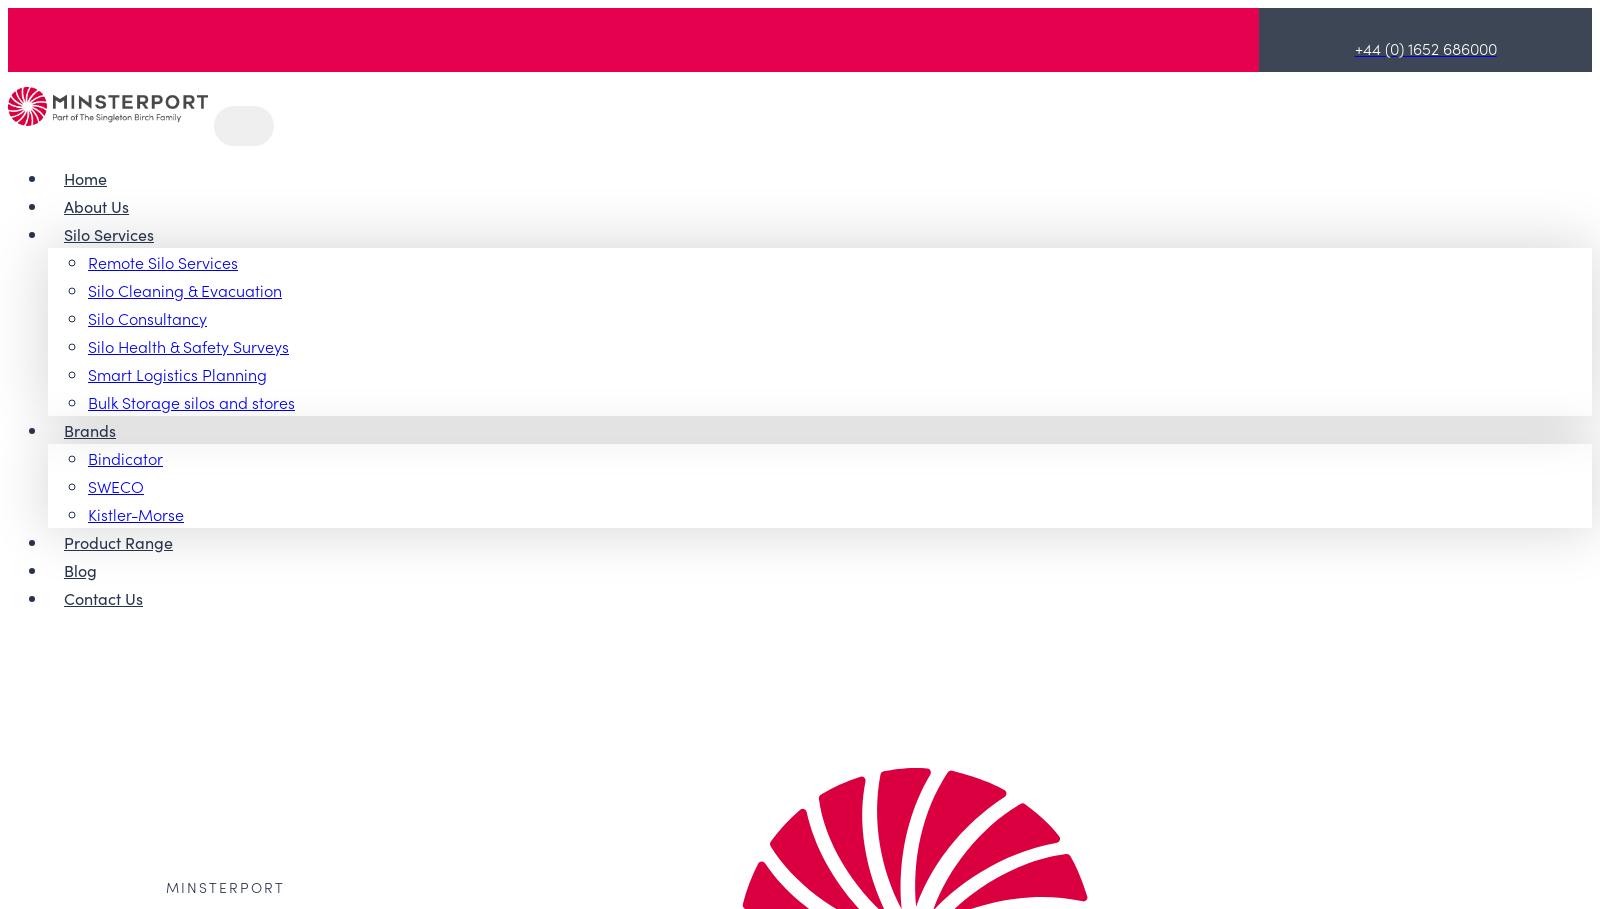 This screenshot has width=1600, height=909. Describe the element at coordinates (225, 886) in the screenshot. I see `'MINSTERPORT'` at that location.